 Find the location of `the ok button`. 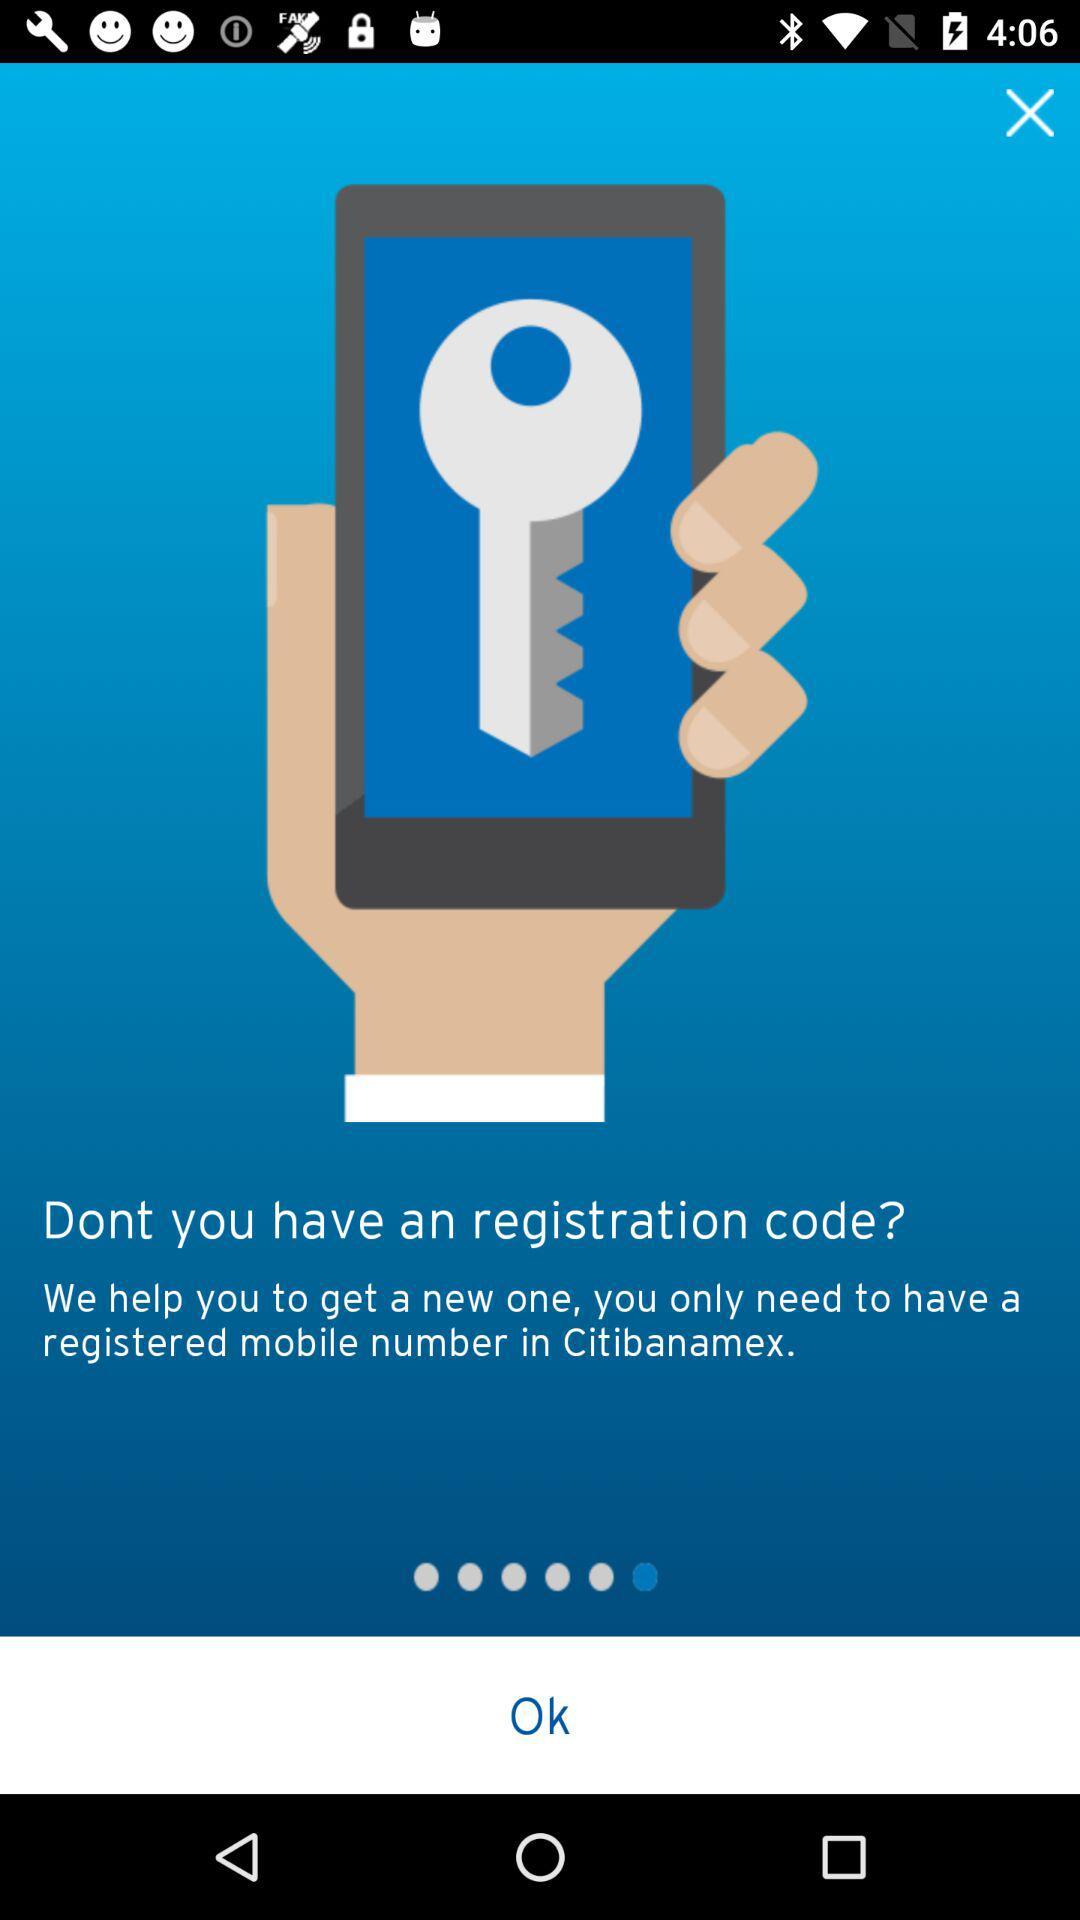

the ok button is located at coordinates (540, 1714).